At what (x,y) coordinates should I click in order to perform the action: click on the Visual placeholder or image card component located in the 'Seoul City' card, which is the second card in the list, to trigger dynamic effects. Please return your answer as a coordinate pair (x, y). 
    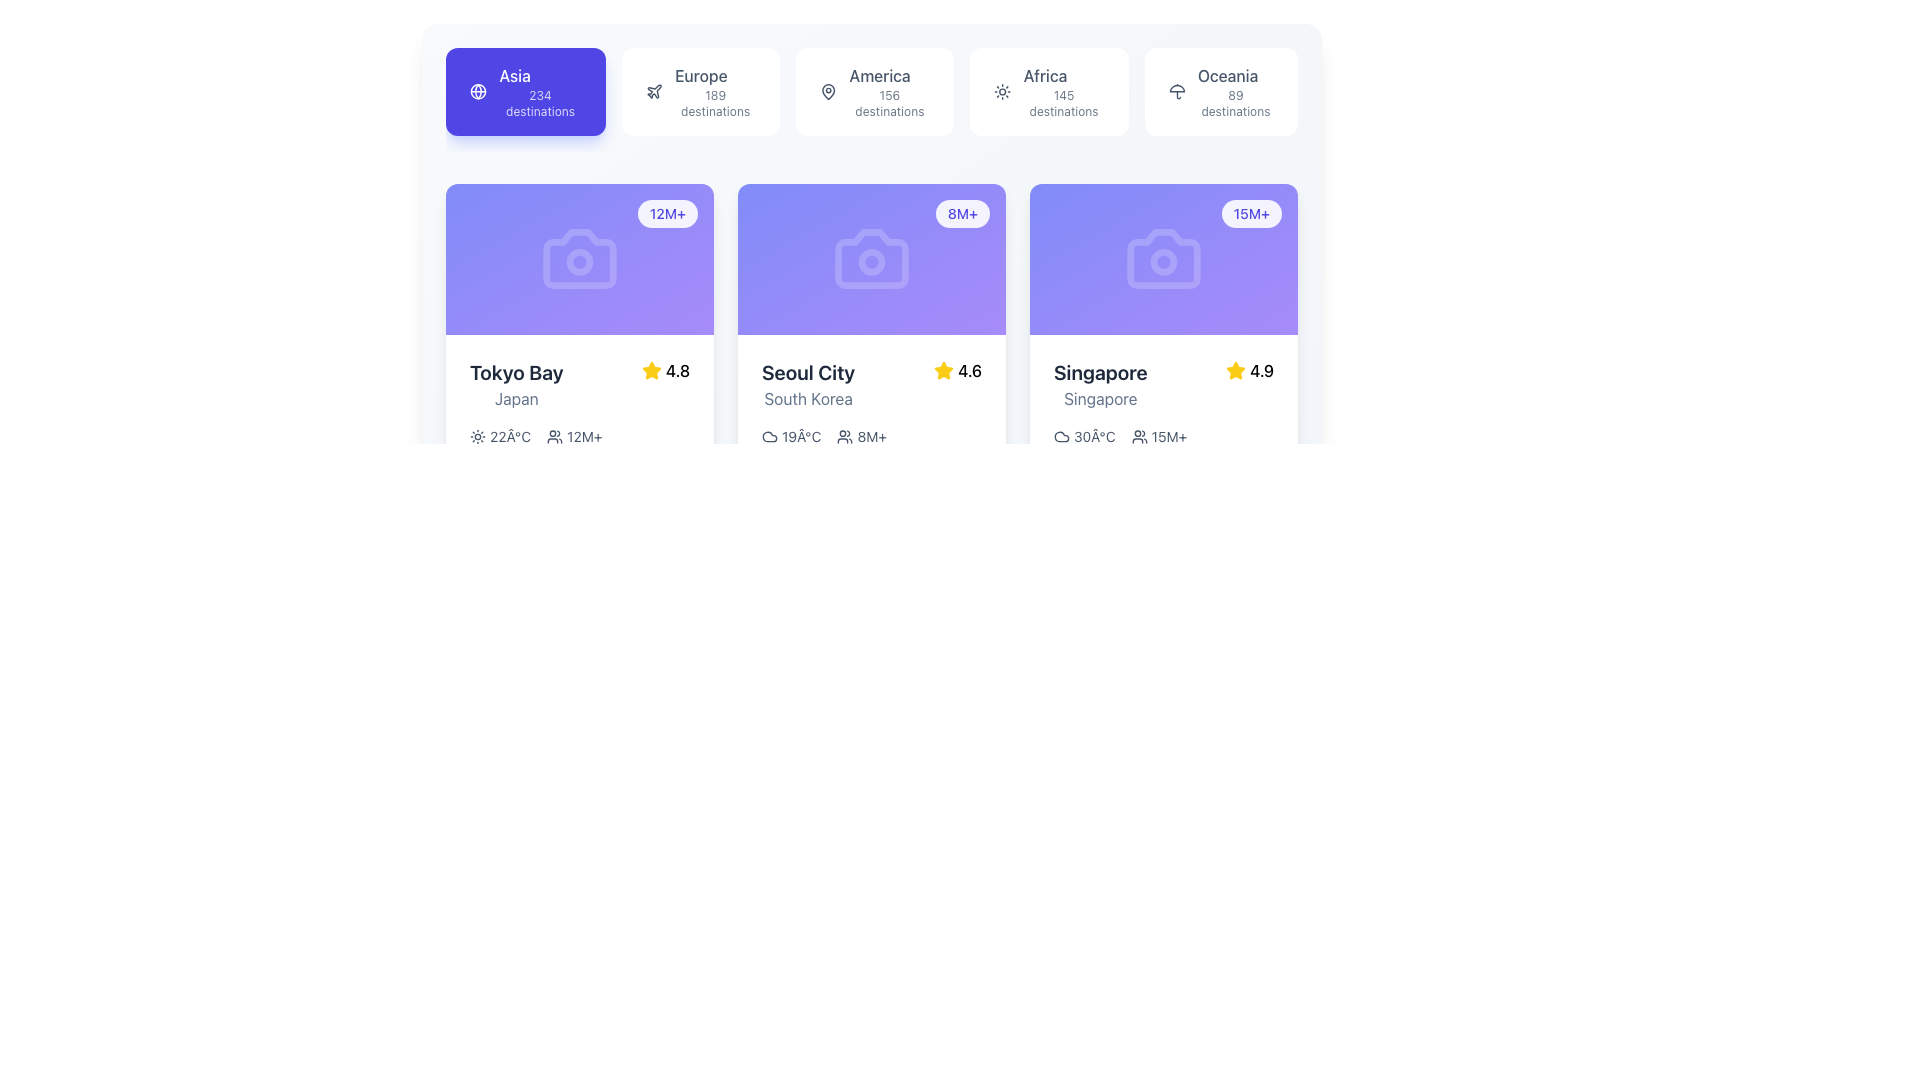
    Looking at the image, I should click on (872, 257).